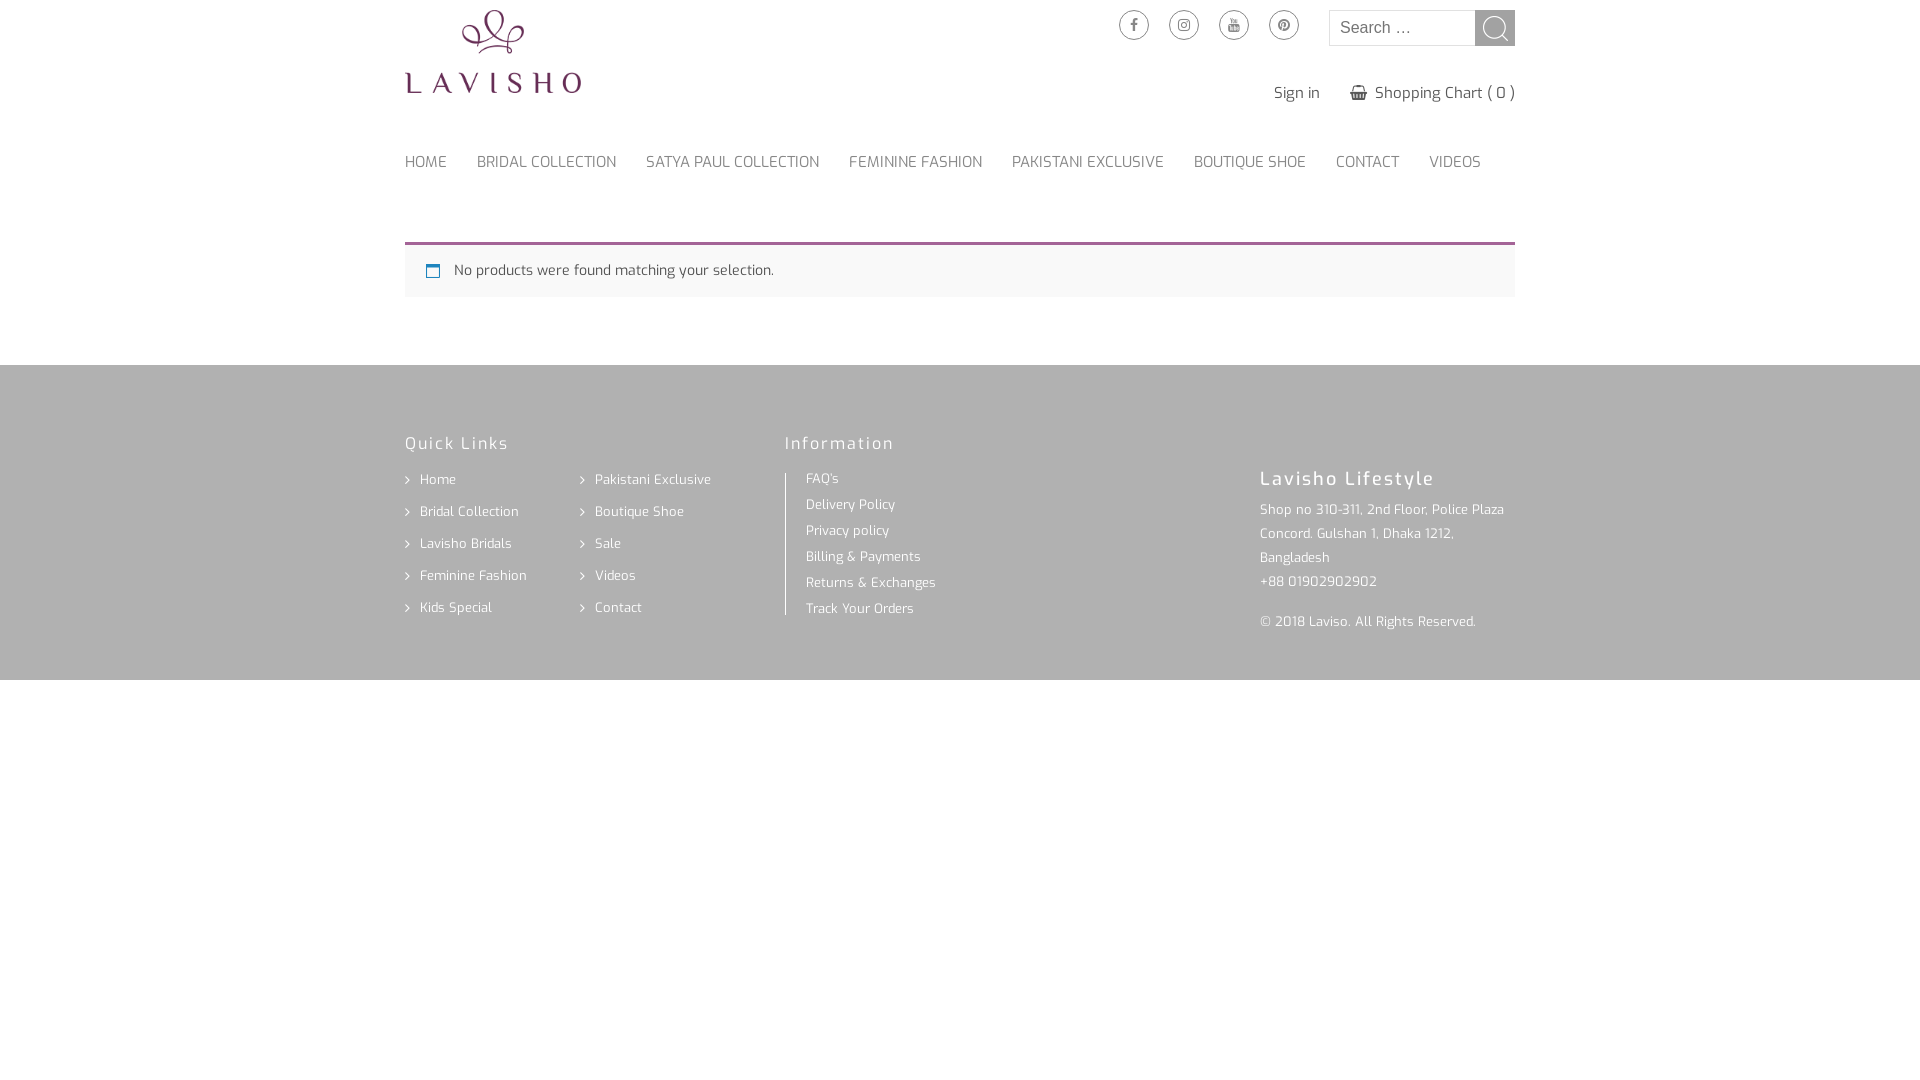 This screenshot has width=1920, height=1080. I want to click on 'SATYA PAUL COLLECTION', so click(746, 161).